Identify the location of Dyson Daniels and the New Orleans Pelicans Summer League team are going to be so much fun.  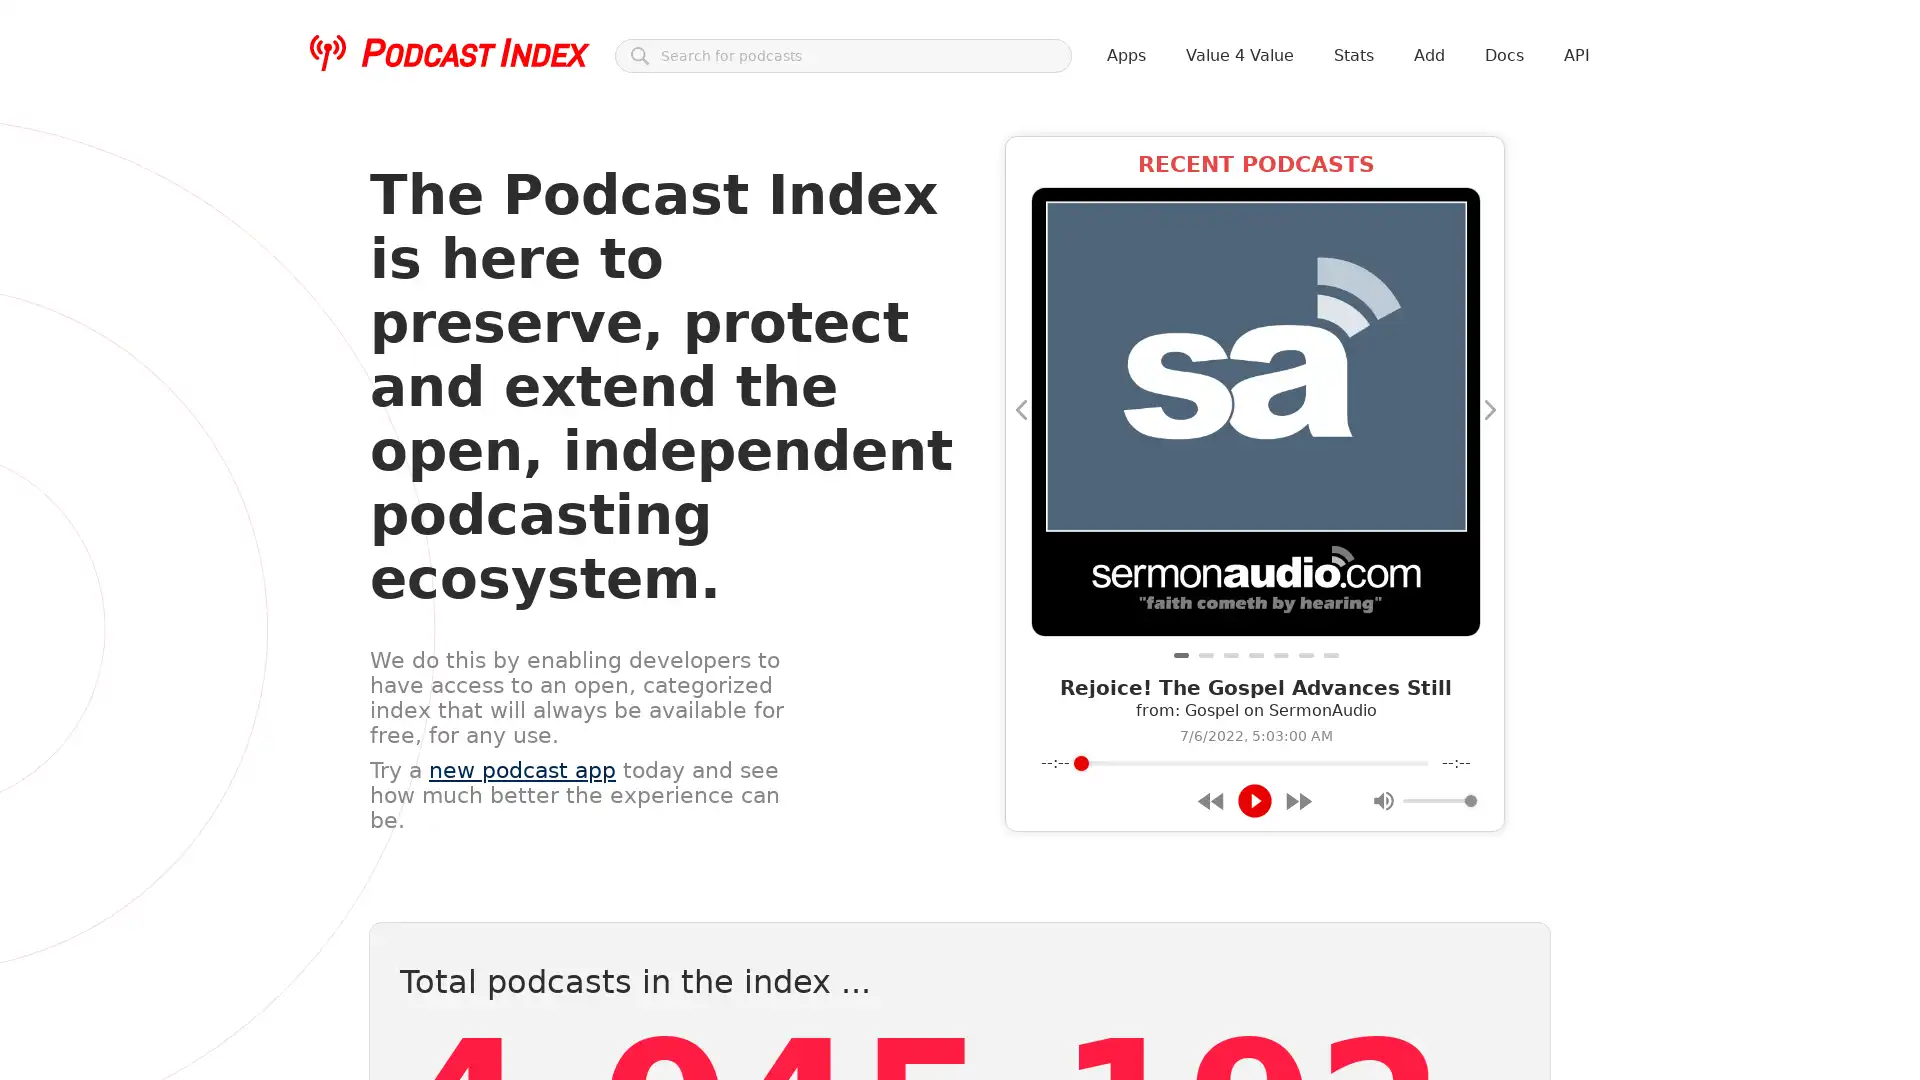
(1280, 655).